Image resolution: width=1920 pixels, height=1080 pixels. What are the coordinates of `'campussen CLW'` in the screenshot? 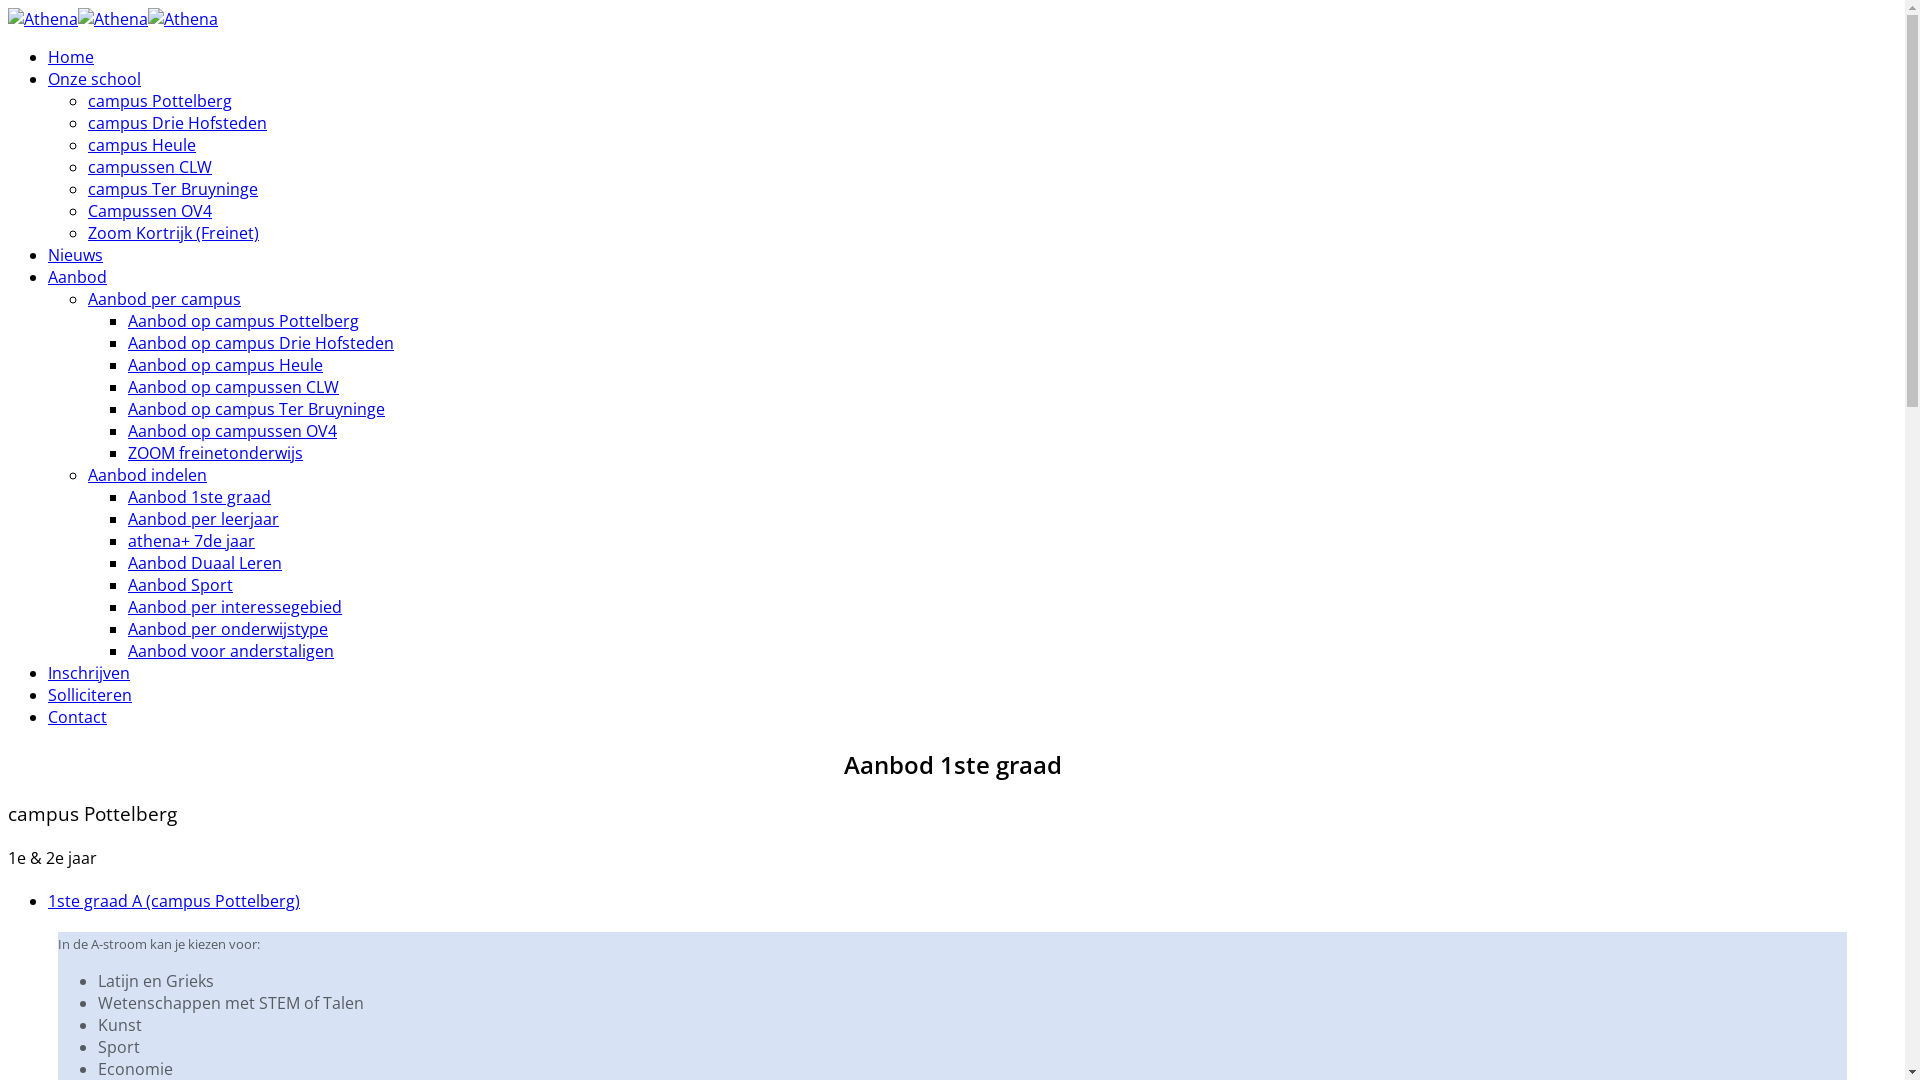 It's located at (148, 165).